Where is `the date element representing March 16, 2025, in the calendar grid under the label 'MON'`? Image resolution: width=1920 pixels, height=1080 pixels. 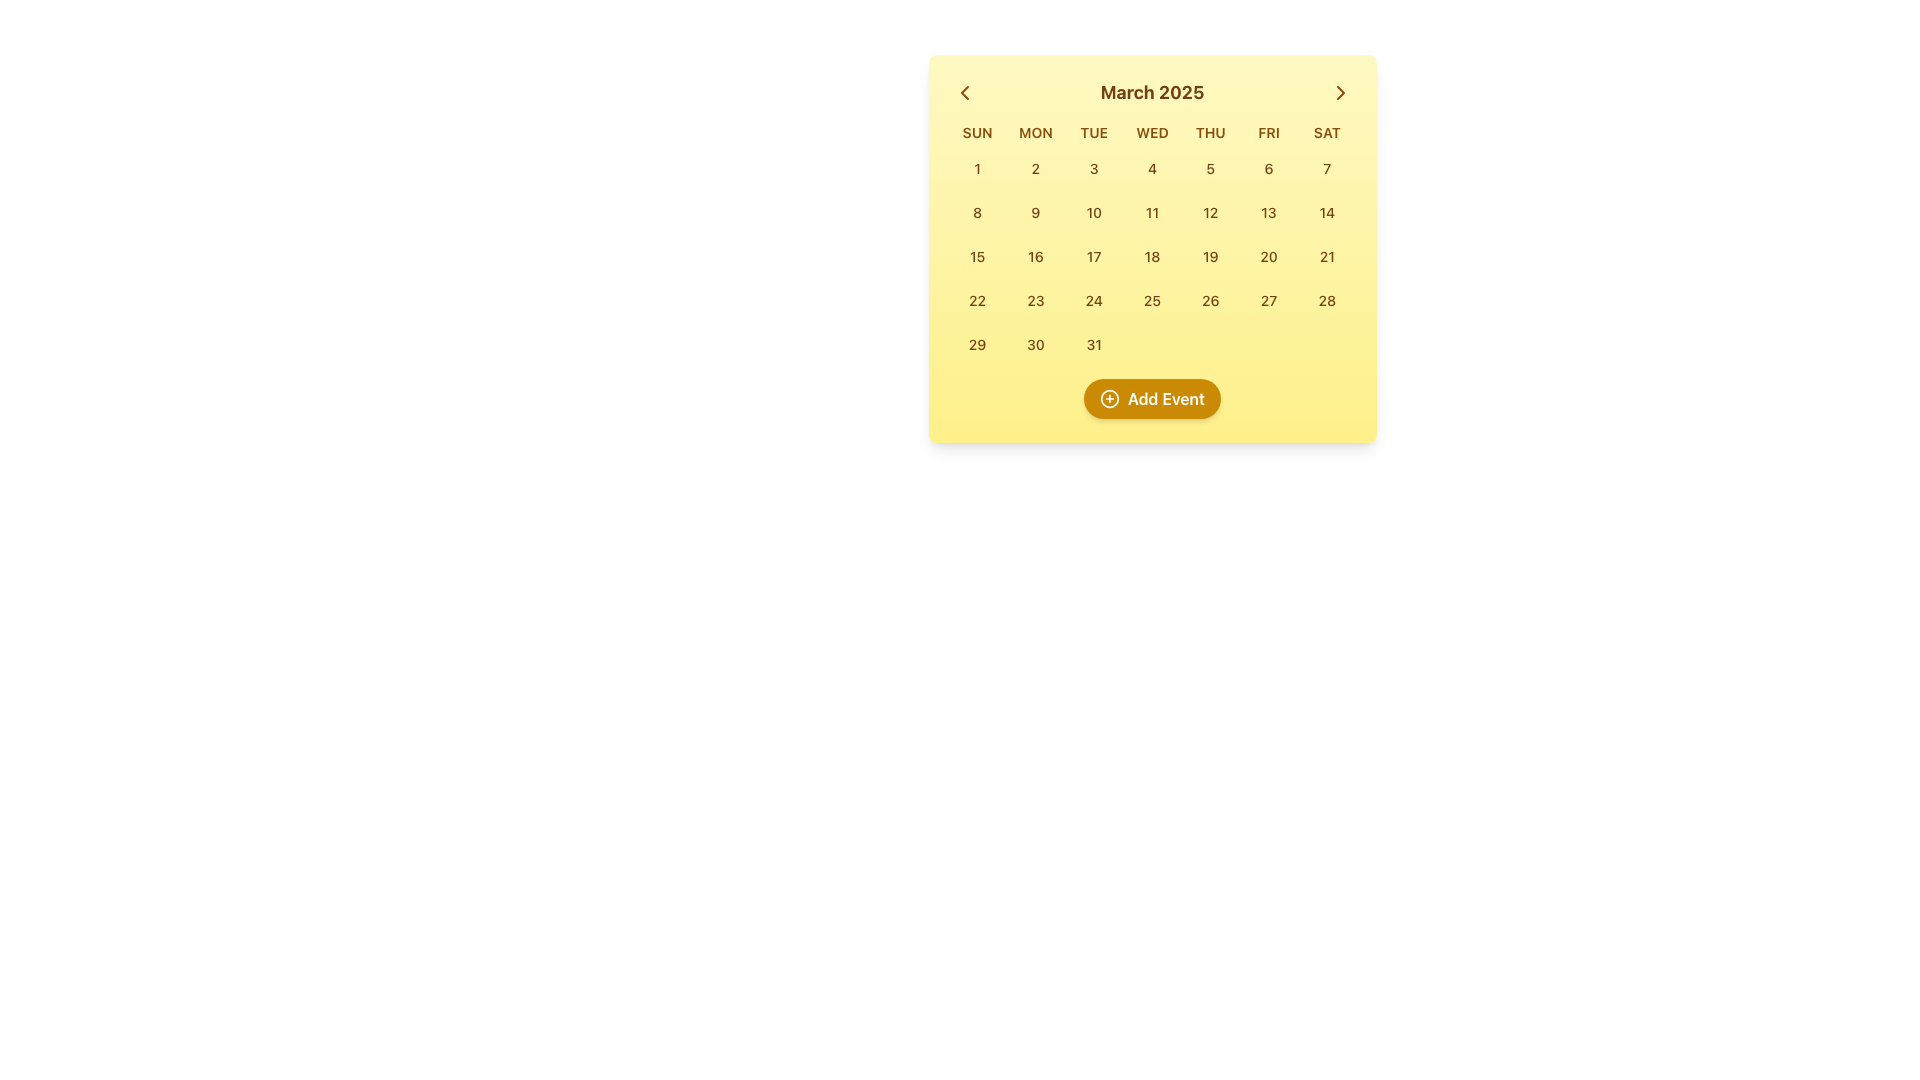 the date element representing March 16, 2025, in the calendar grid under the label 'MON' is located at coordinates (1035, 256).